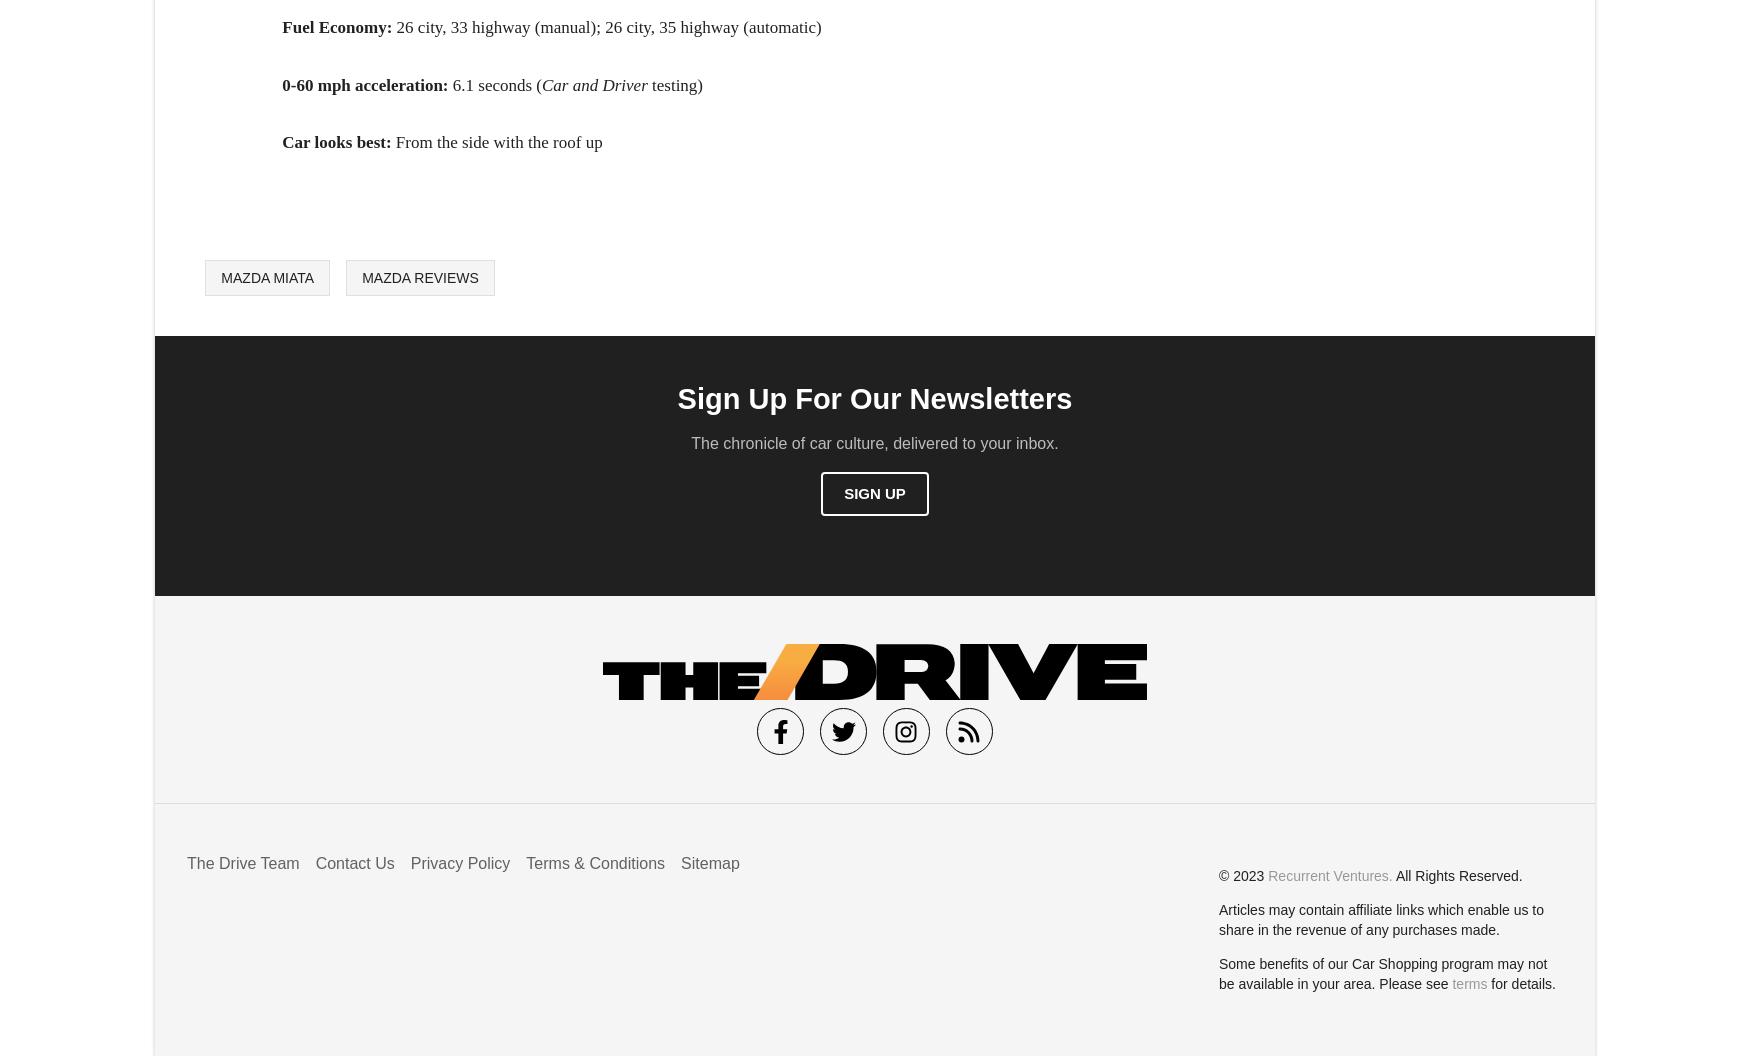 This screenshot has height=1056, width=1750. I want to click on 'Mazda Reviews', so click(419, 276).